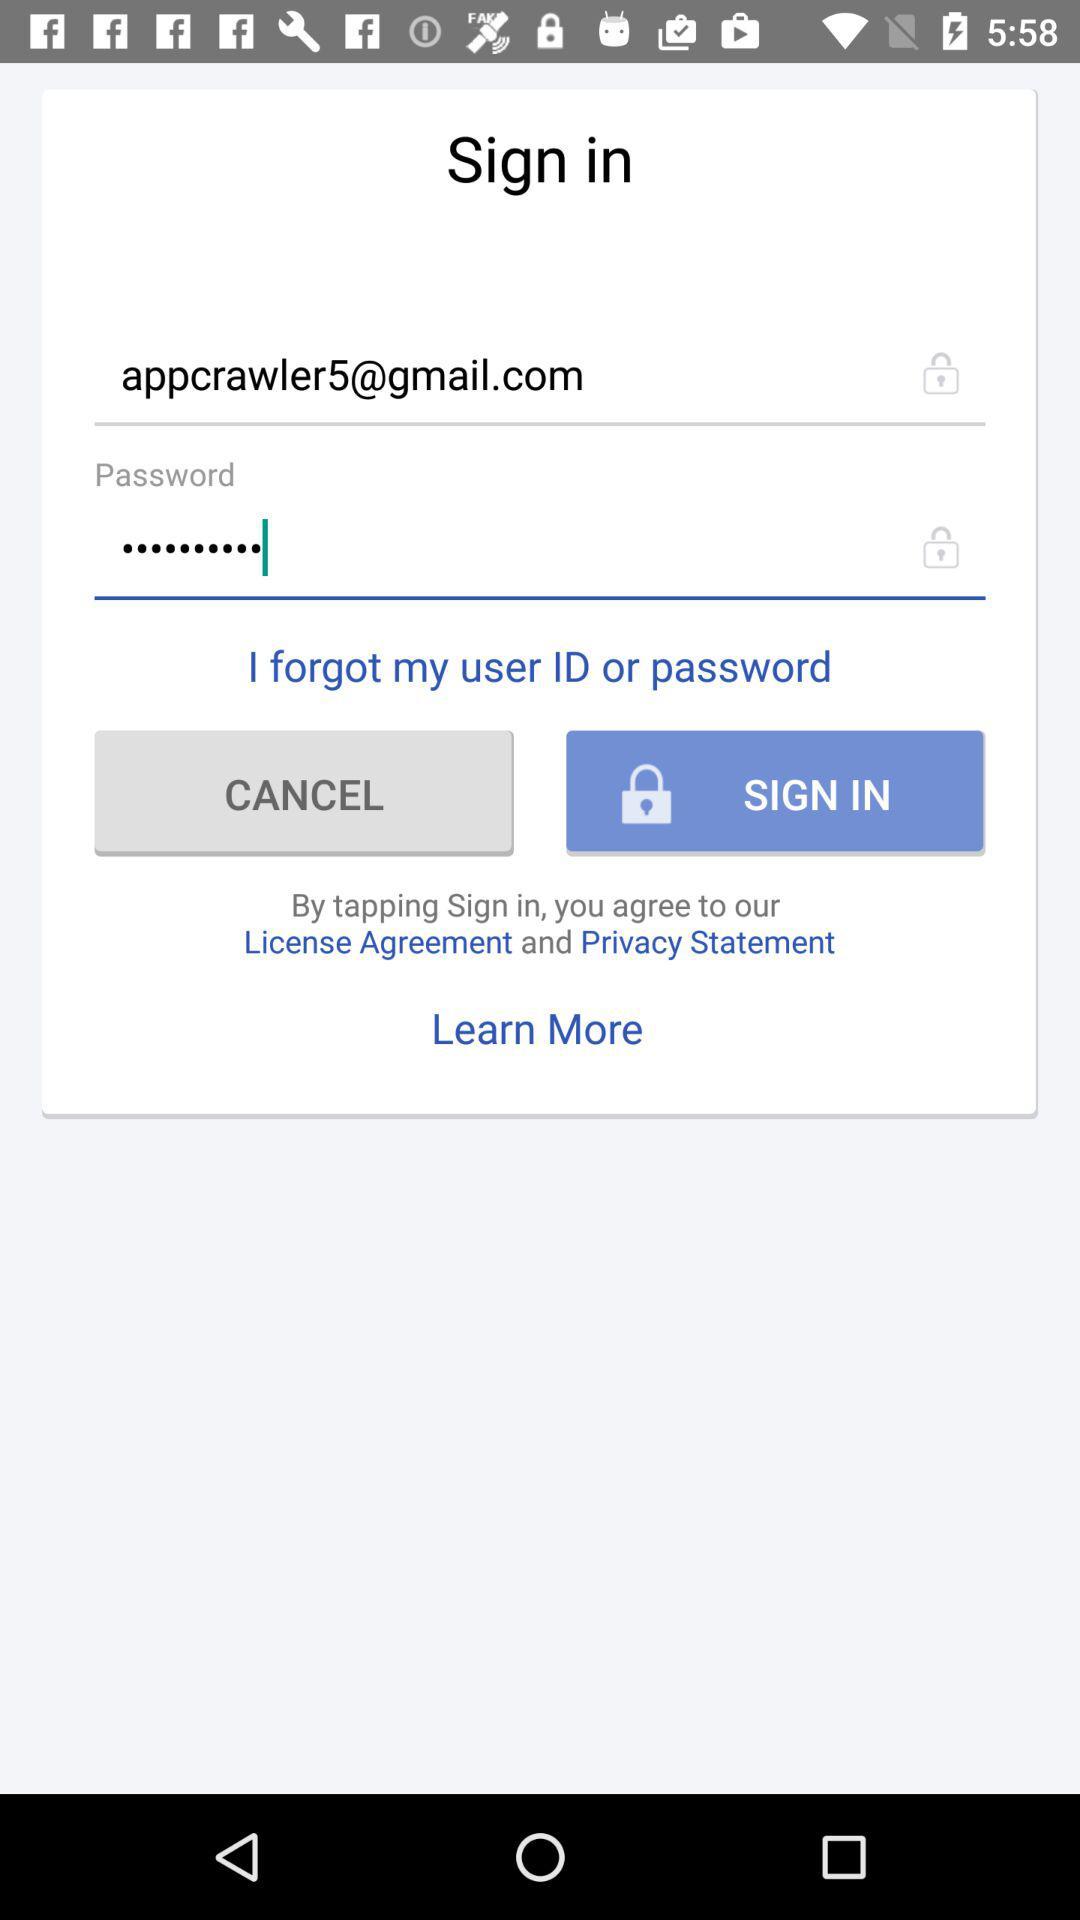  Describe the element at coordinates (538, 921) in the screenshot. I see `the by tapping sign icon` at that location.